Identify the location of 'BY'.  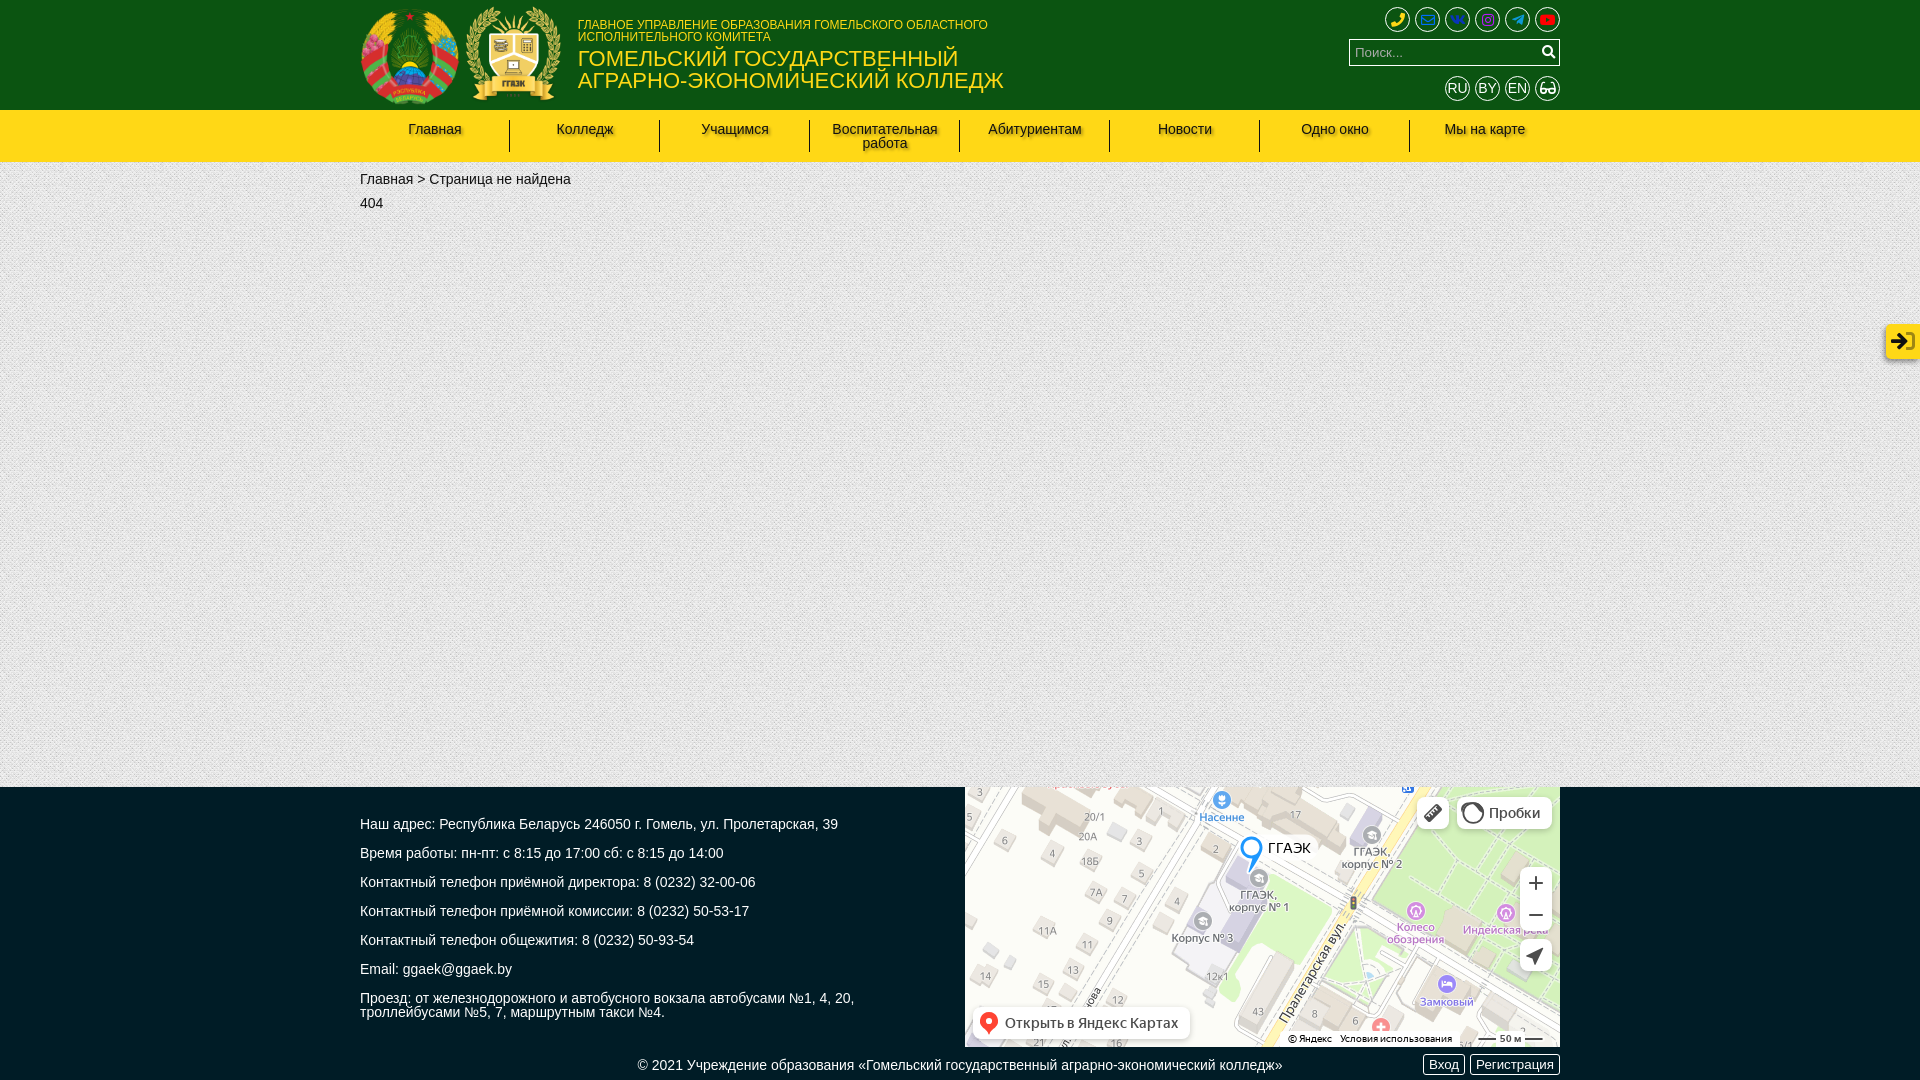
(1487, 87).